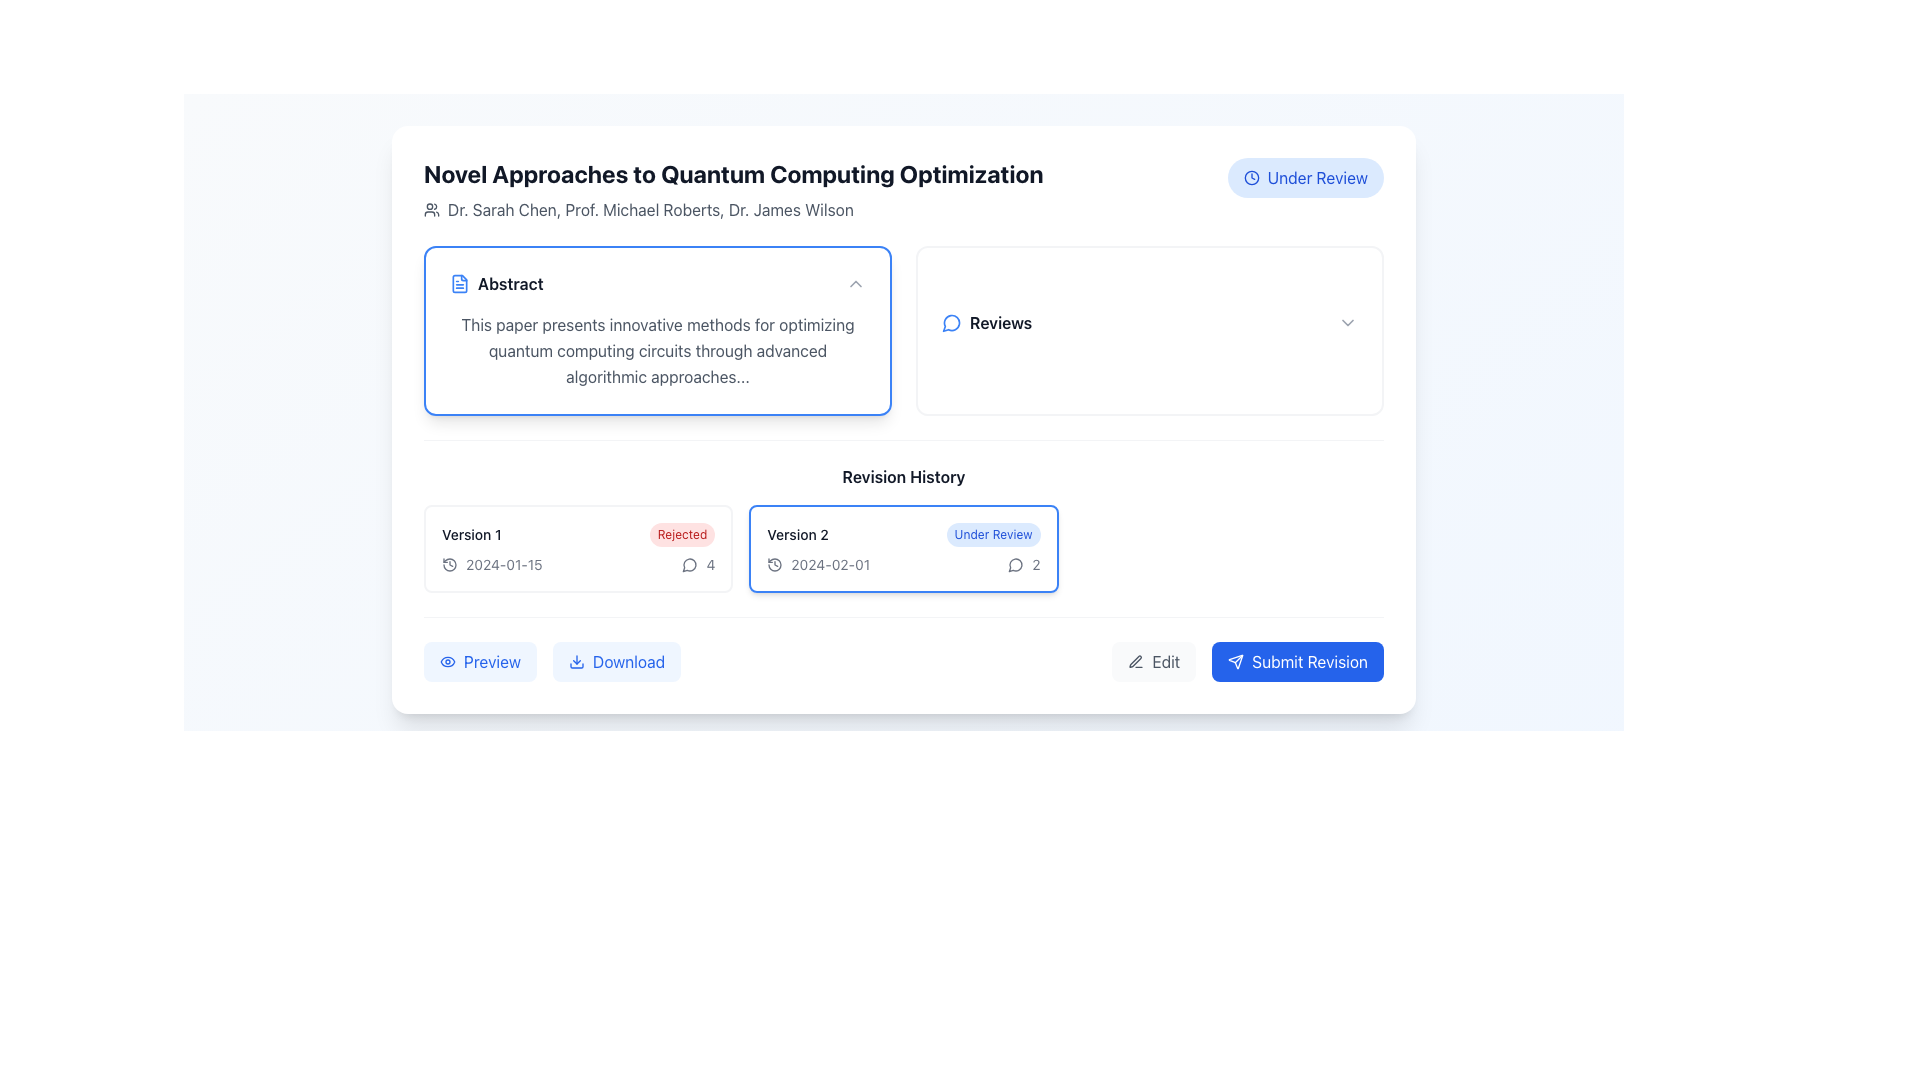 The image size is (1920, 1080). What do you see at coordinates (902, 564) in the screenshot?
I see `the textual display component showing '2024-02-012' within the 'Version 2' section of the 'Revision History', which is centrally located below 'Under Review'` at bounding box center [902, 564].